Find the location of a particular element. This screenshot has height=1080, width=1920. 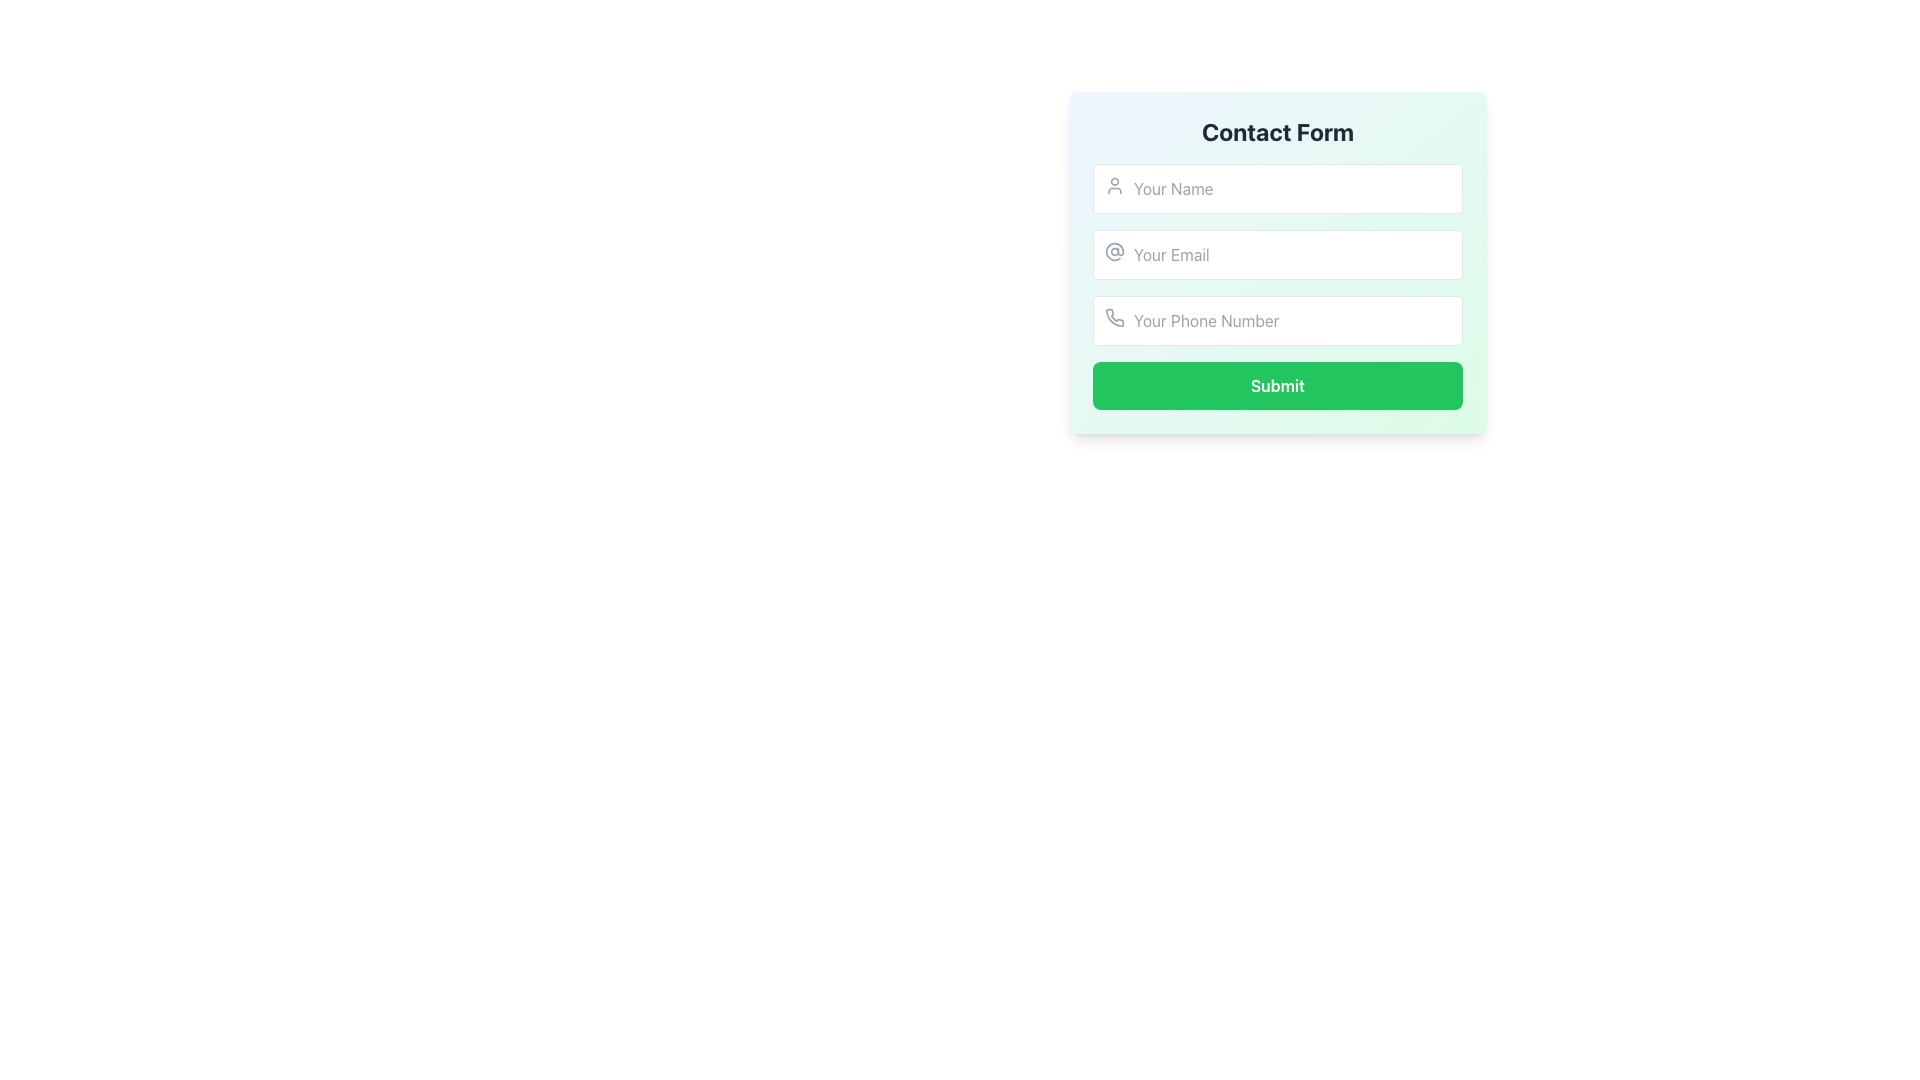

the email input field with placeholder 'Your Email' in the 'Contact Form' is located at coordinates (1276, 253).